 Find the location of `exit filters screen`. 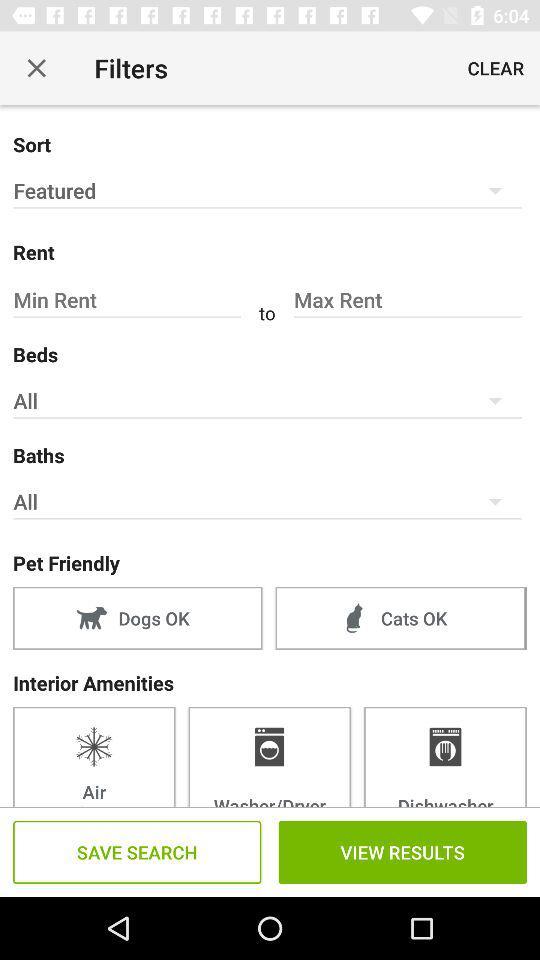

exit filters screen is located at coordinates (36, 68).